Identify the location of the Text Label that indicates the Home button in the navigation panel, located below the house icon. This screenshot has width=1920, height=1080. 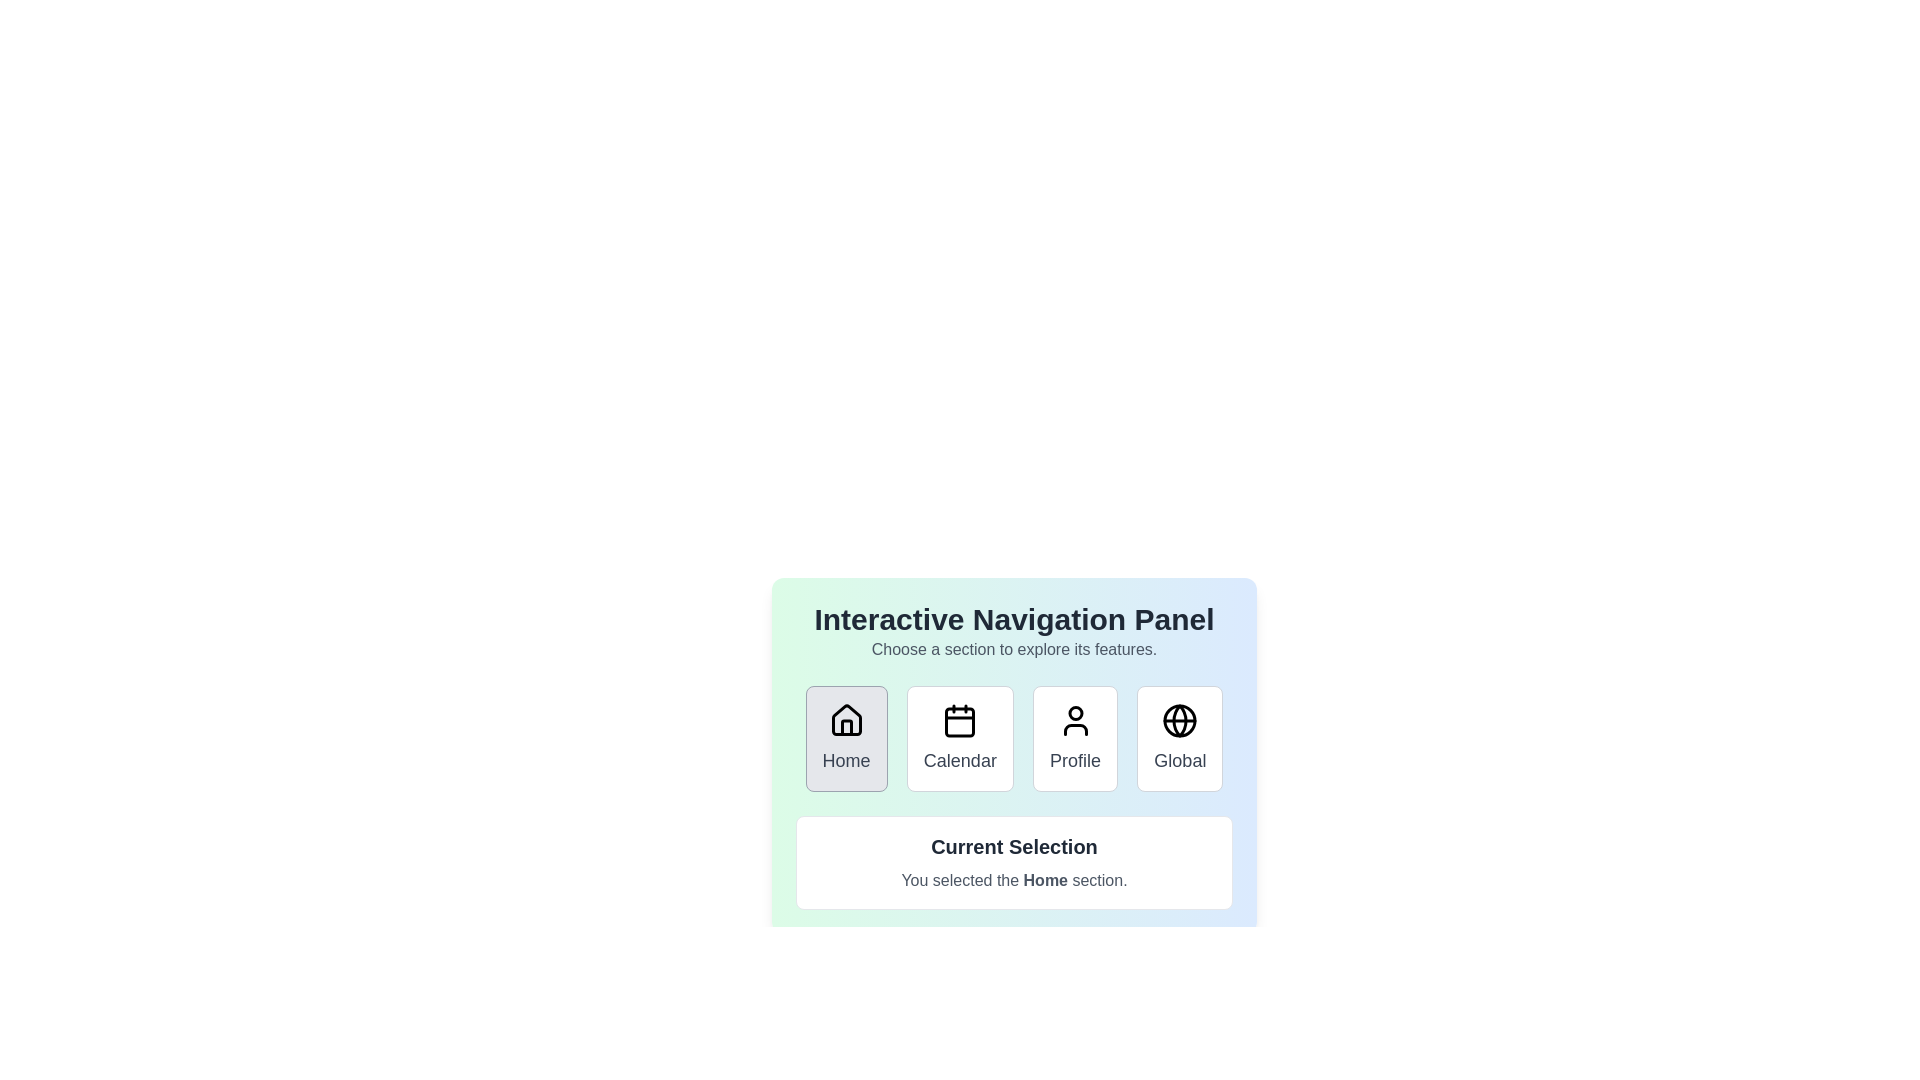
(846, 760).